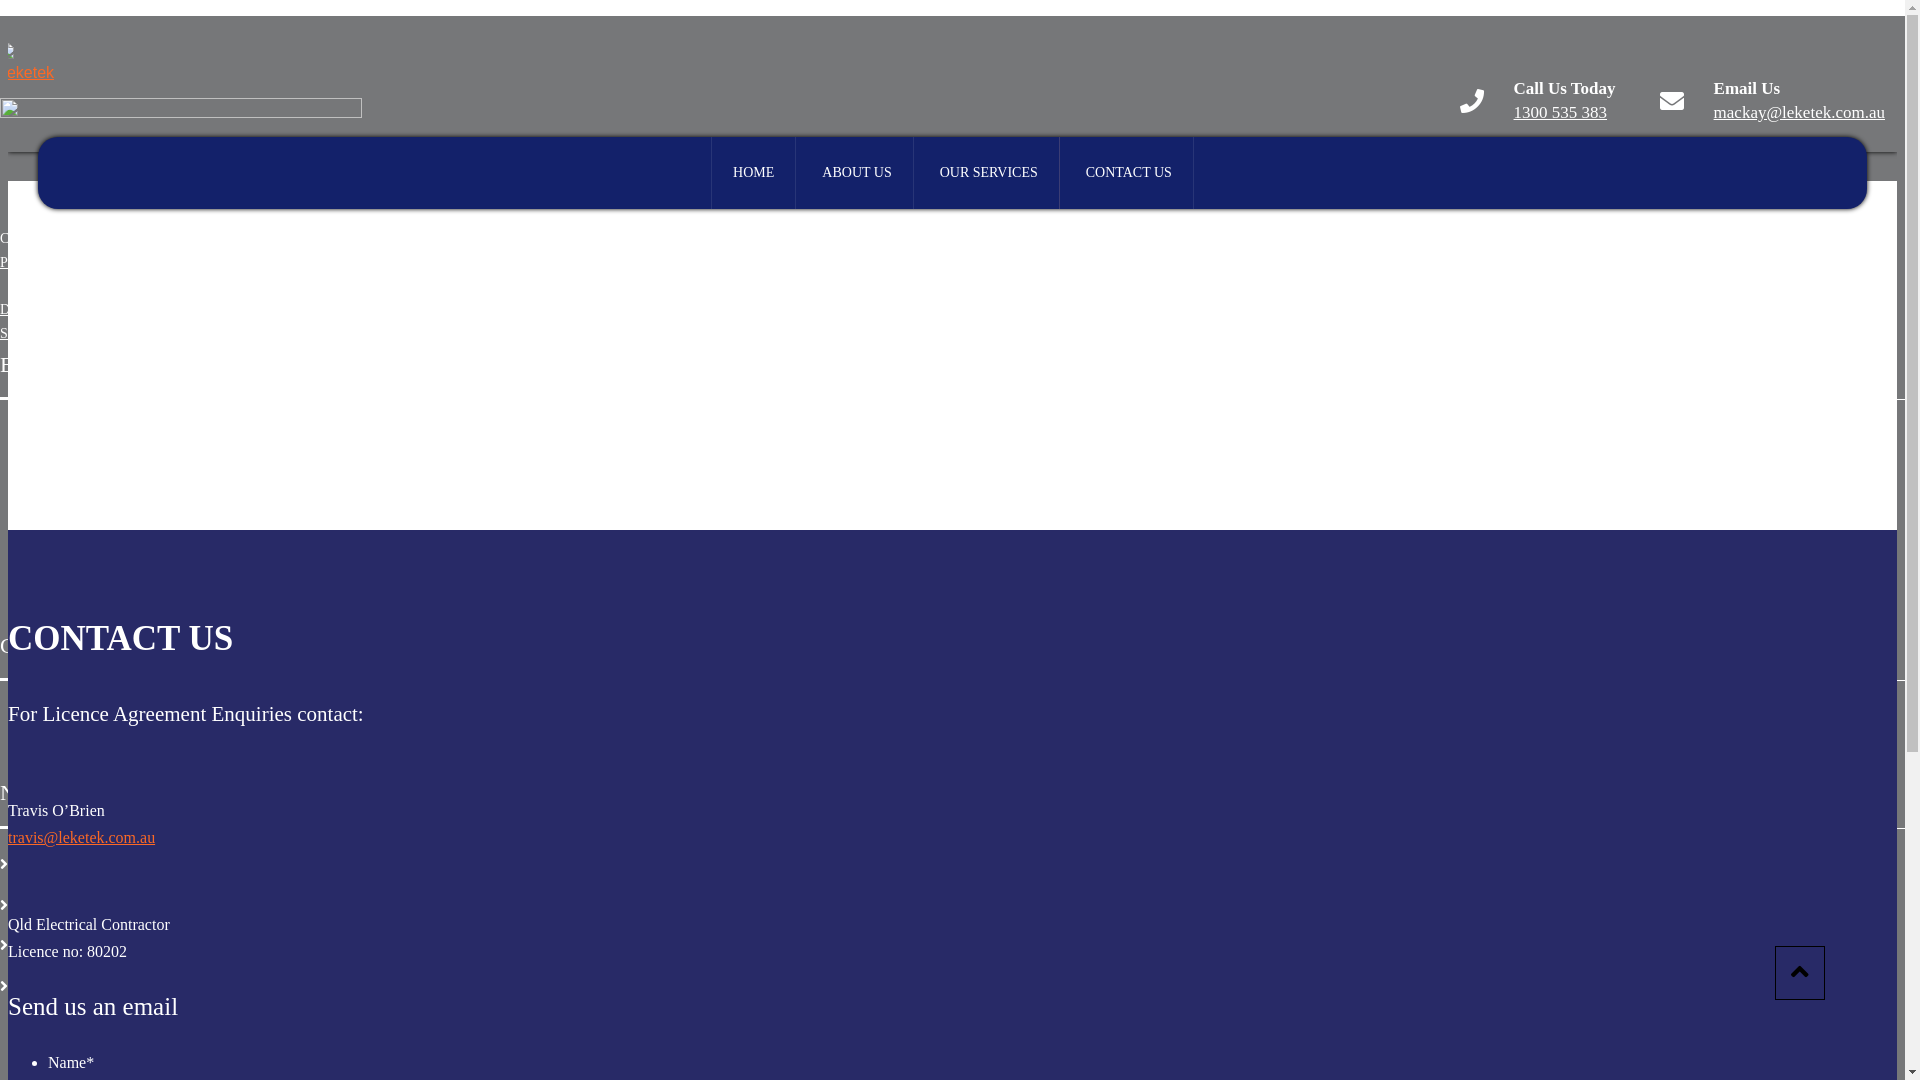 The image size is (1920, 1080). Describe the element at coordinates (1799, 112) in the screenshot. I see `'mackay@leketek.com.au'` at that location.